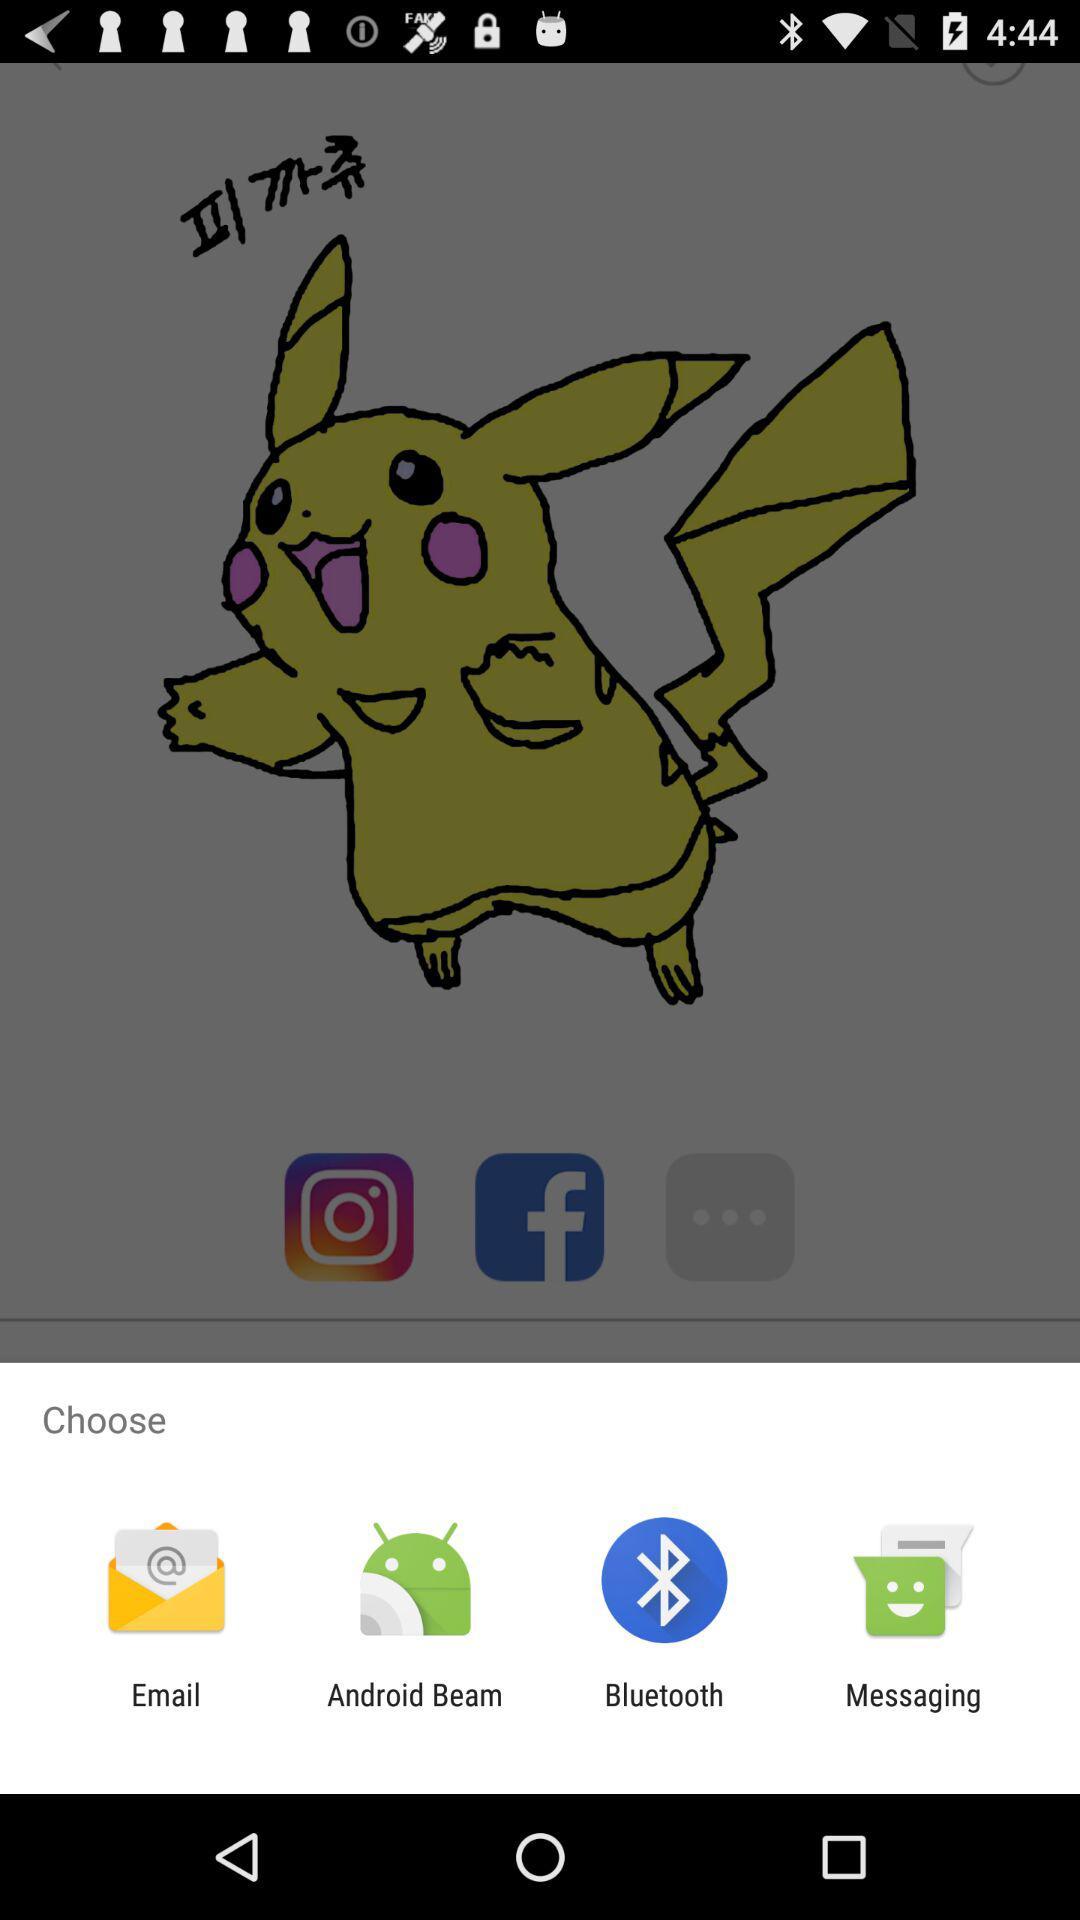 This screenshot has width=1080, height=1920. Describe the element at coordinates (664, 1711) in the screenshot. I see `icon next to the android beam item` at that location.